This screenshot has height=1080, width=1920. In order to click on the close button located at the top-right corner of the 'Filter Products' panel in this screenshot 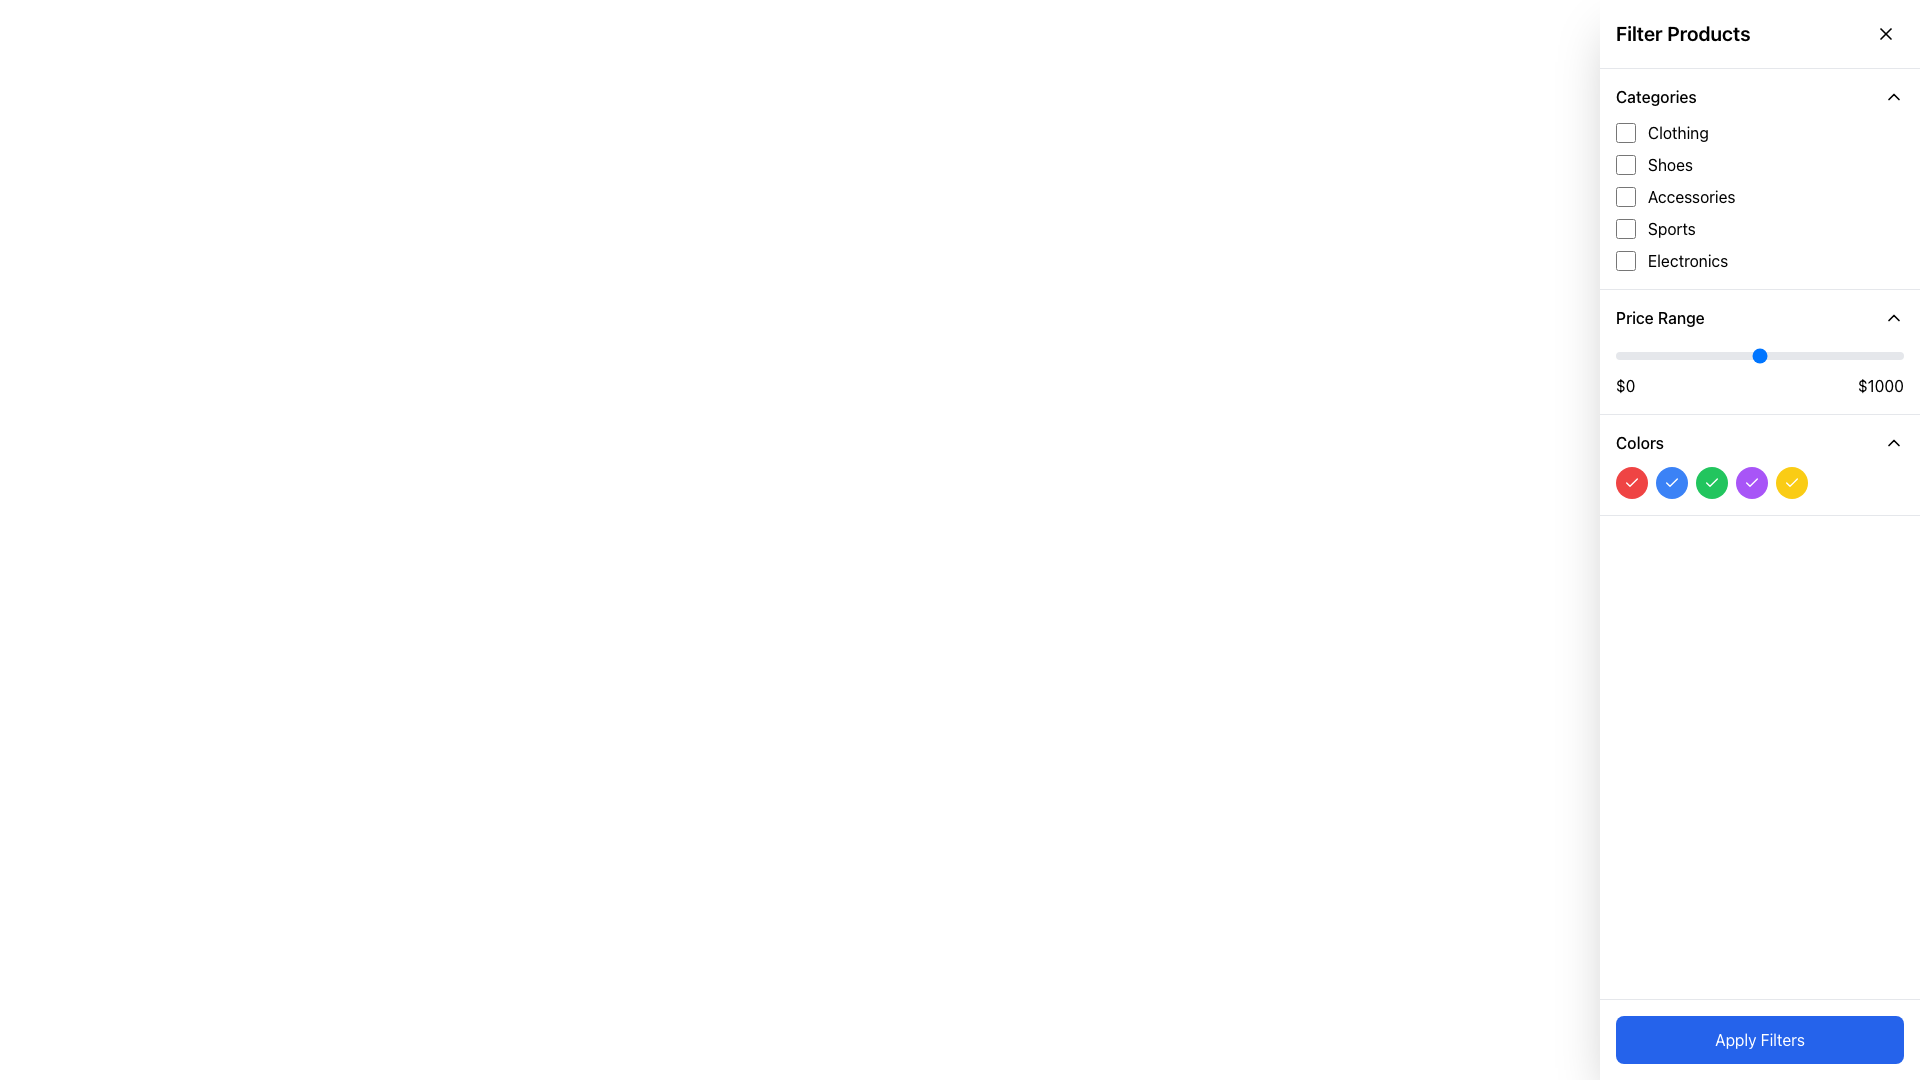, I will do `click(1885, 34)`.